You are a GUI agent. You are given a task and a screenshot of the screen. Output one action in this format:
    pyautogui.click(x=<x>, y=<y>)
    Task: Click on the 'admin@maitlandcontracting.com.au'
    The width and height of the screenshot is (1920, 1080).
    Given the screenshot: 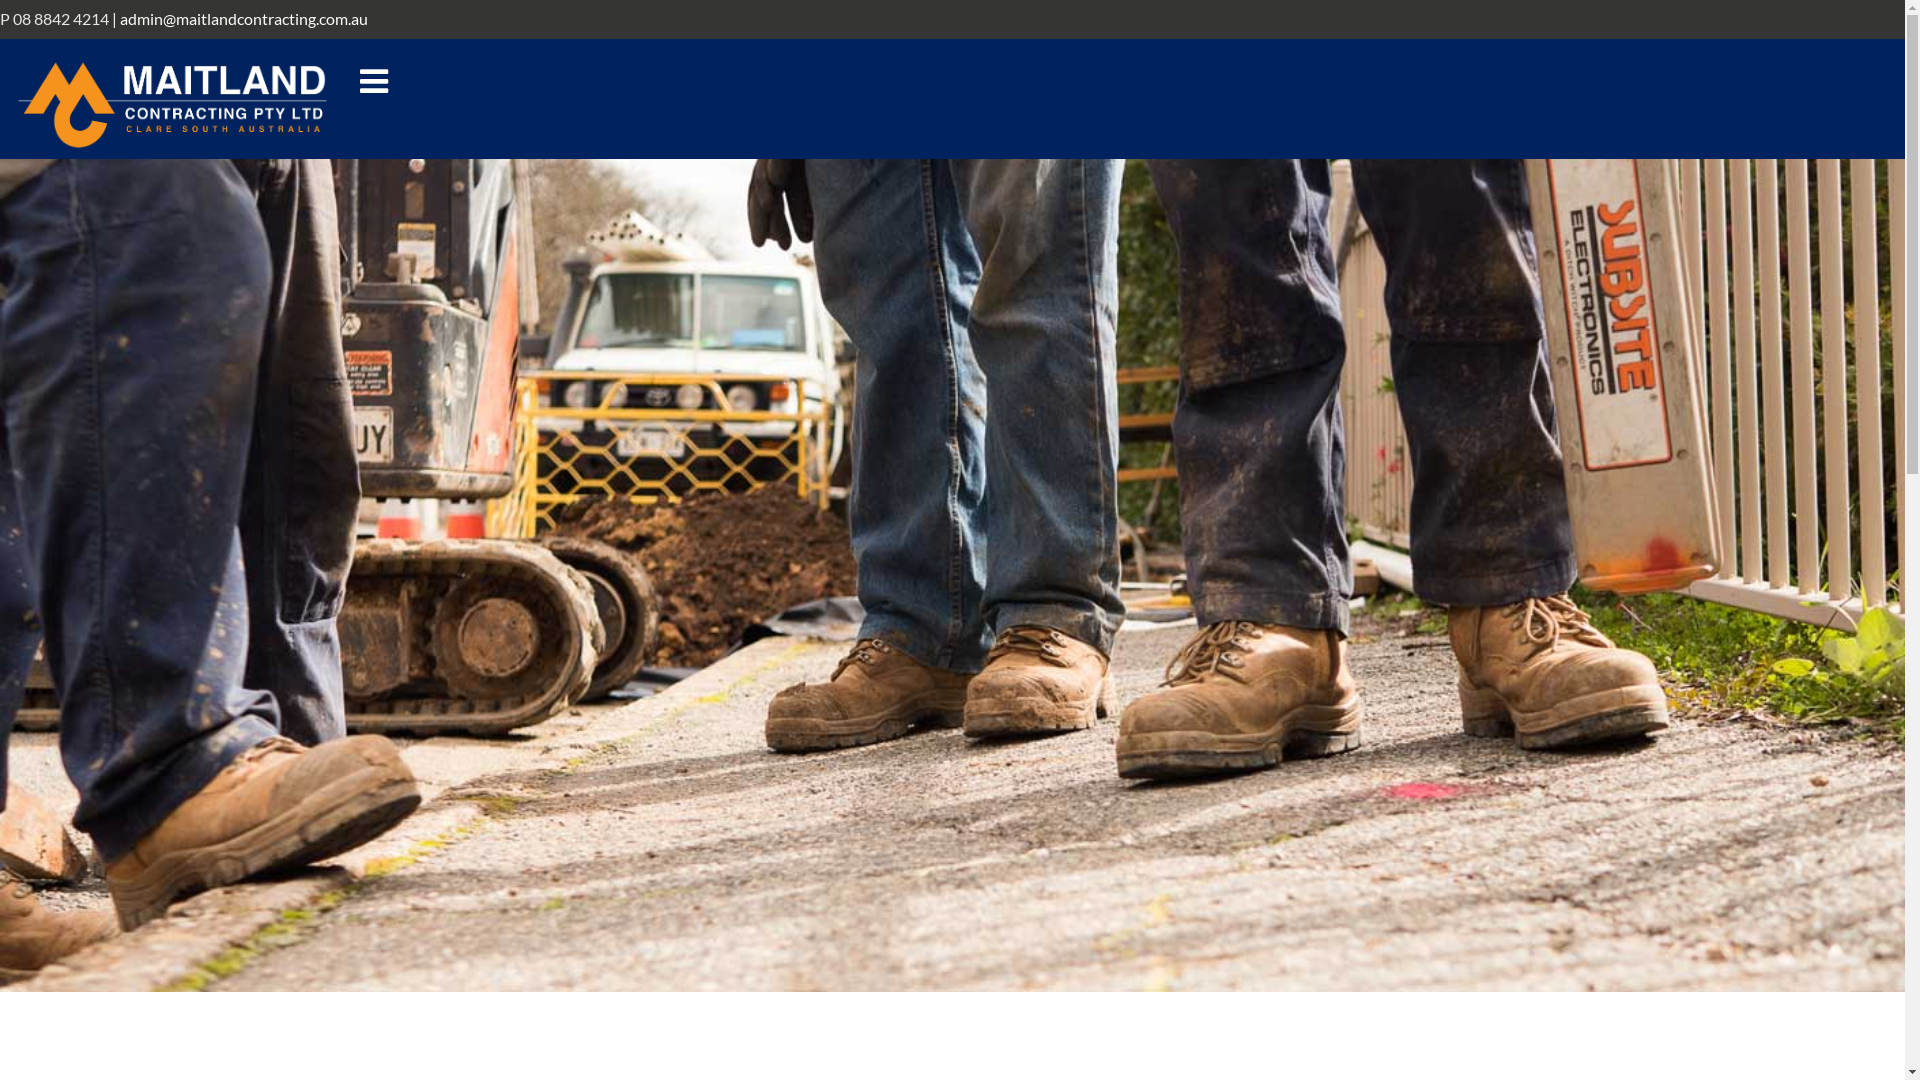 What is the action you would take?
    pyautogui.click(x=119, y=18)
    